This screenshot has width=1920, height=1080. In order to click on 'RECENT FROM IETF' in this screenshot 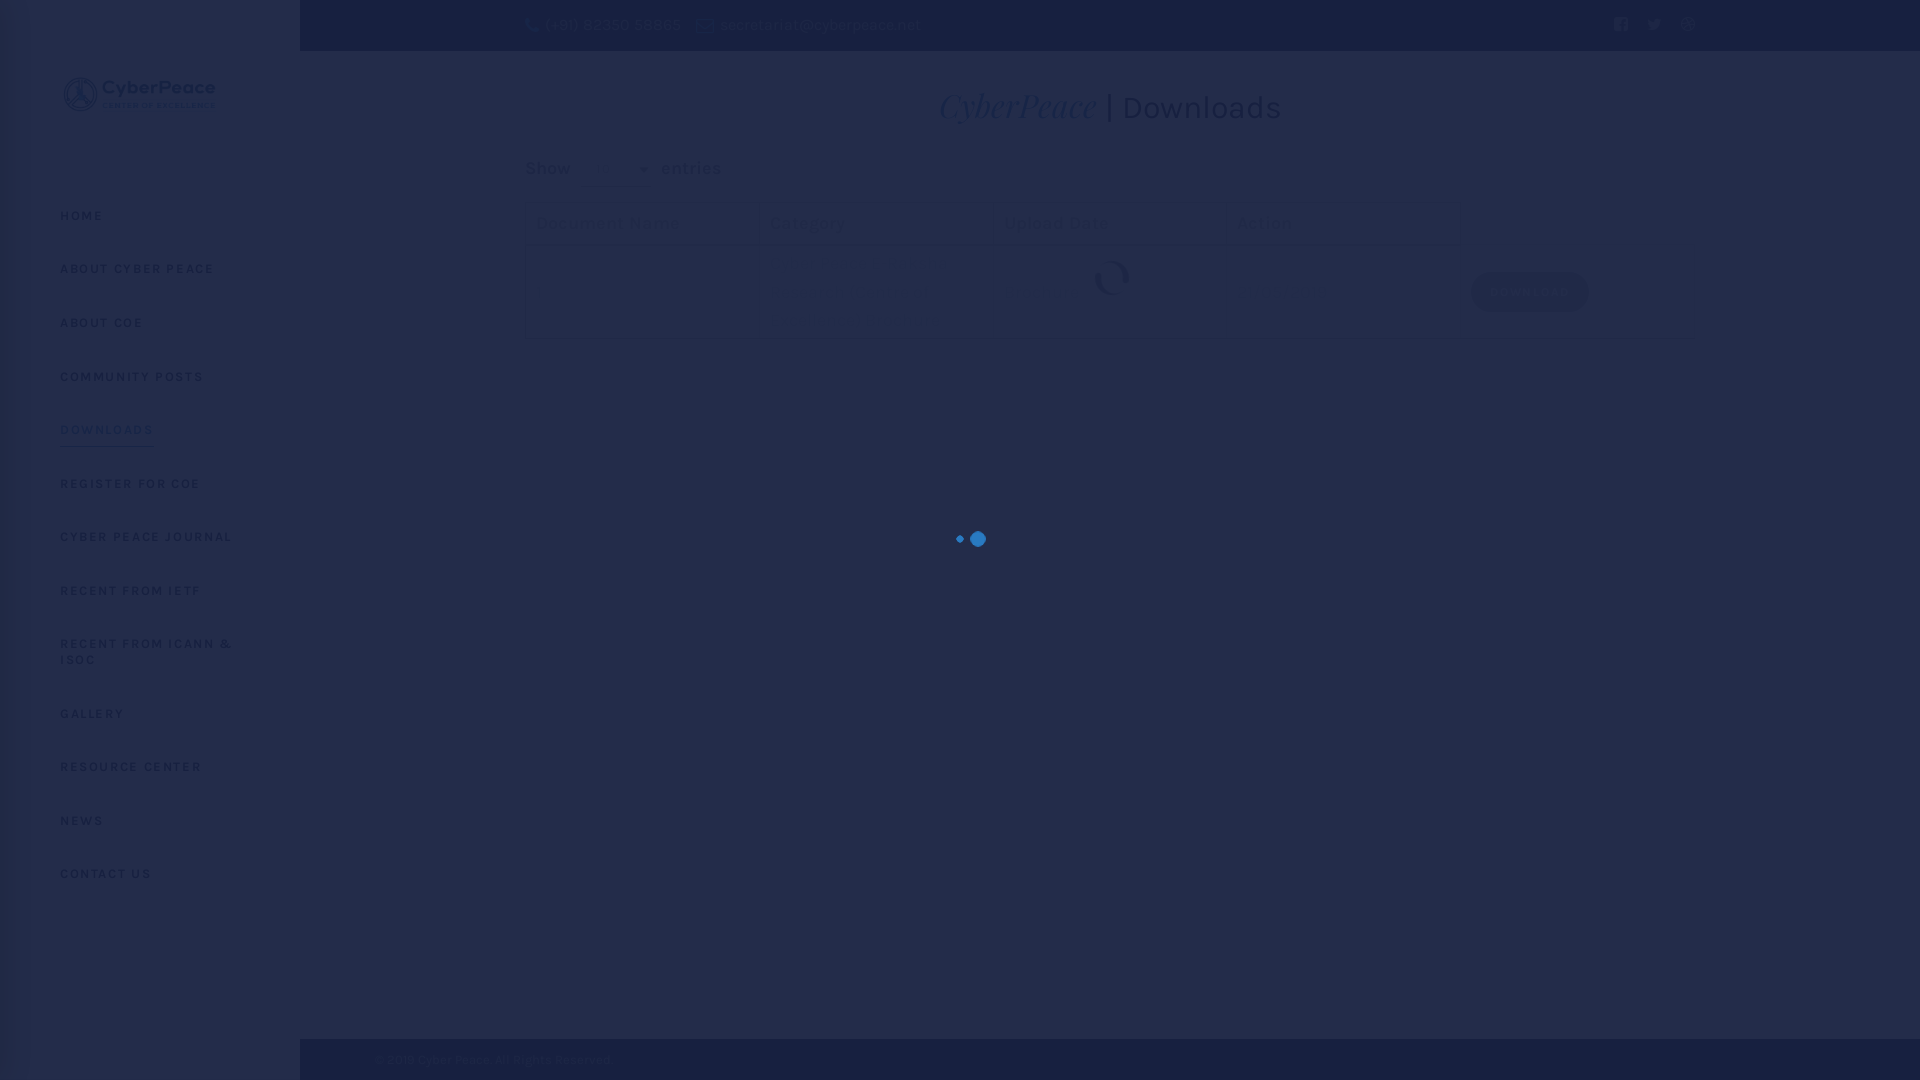, I will do `click(148, 589)`.